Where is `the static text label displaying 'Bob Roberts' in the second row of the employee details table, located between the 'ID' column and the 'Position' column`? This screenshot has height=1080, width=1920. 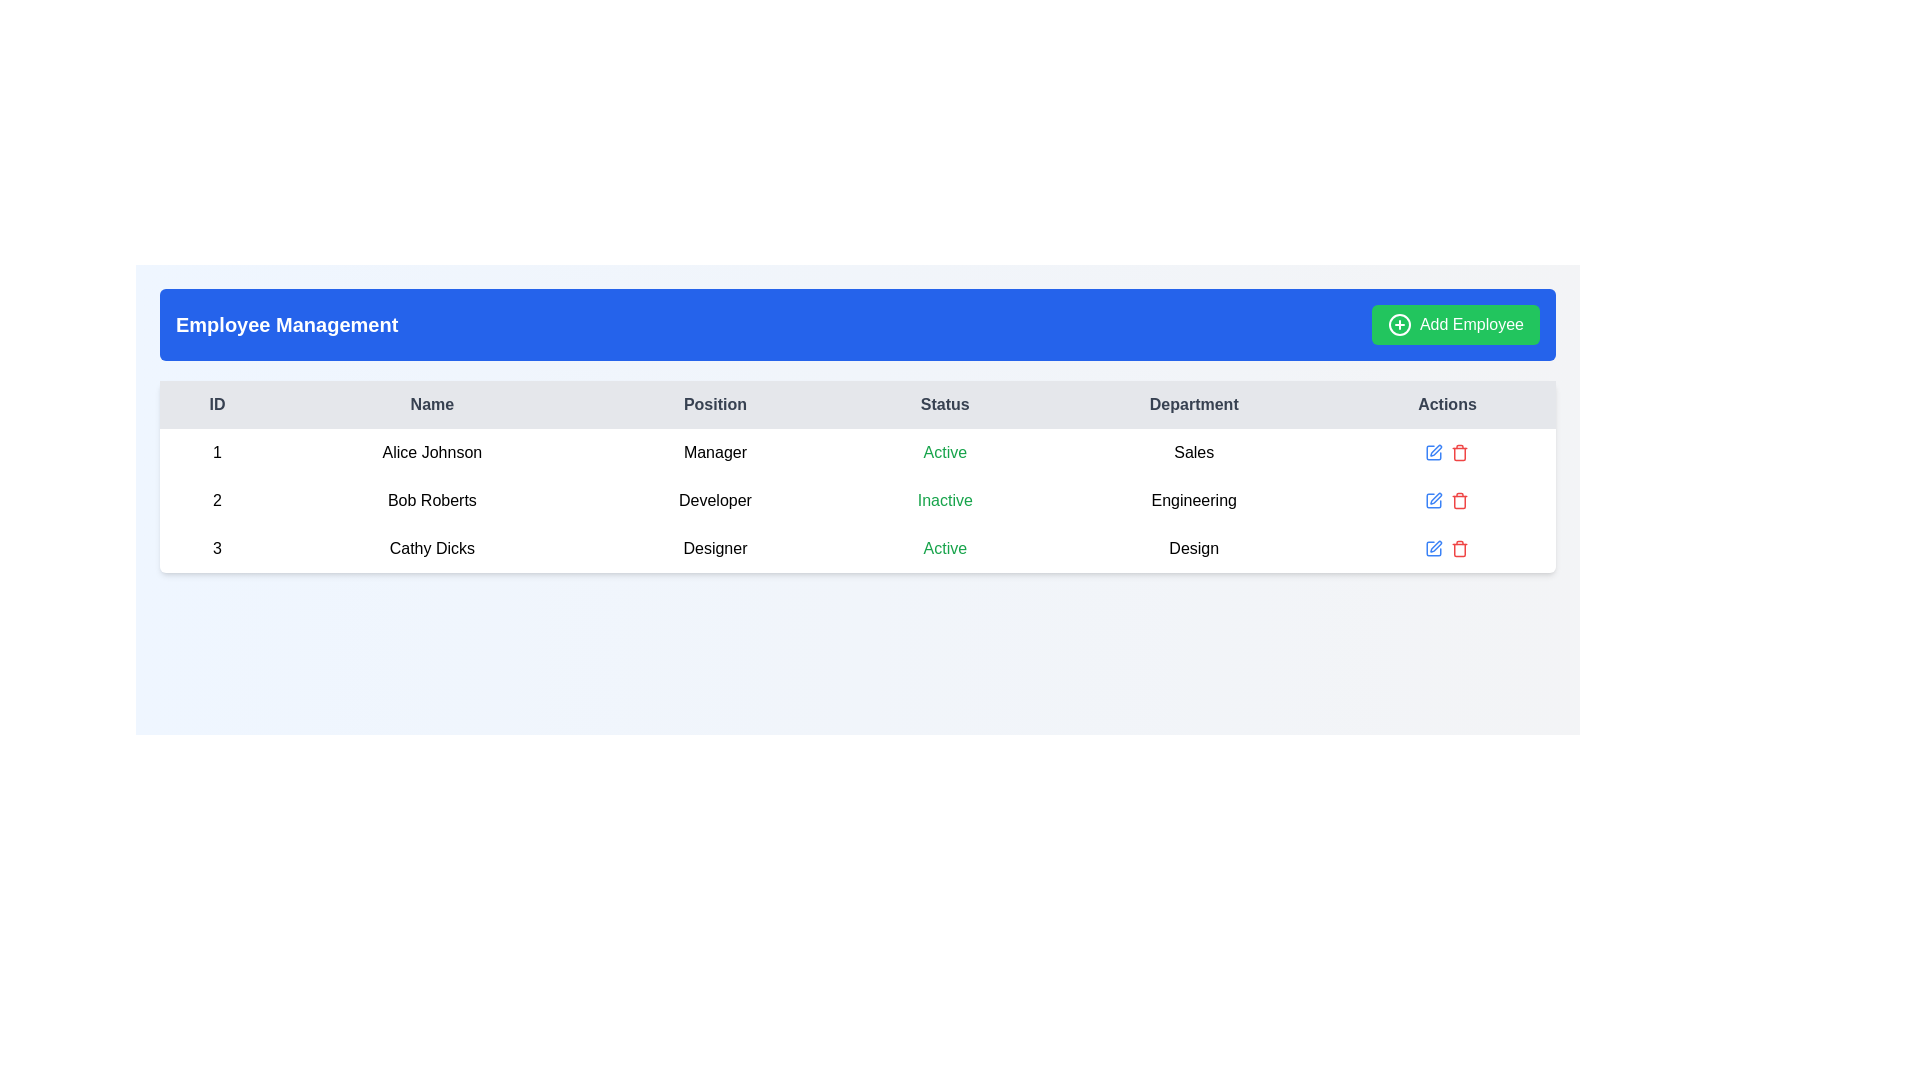 the static text label displaying 'Bob Roberts' in the second row of the employee details table, located between the 'ID' column and the 'Position' column is located at coordinates (431, 500).